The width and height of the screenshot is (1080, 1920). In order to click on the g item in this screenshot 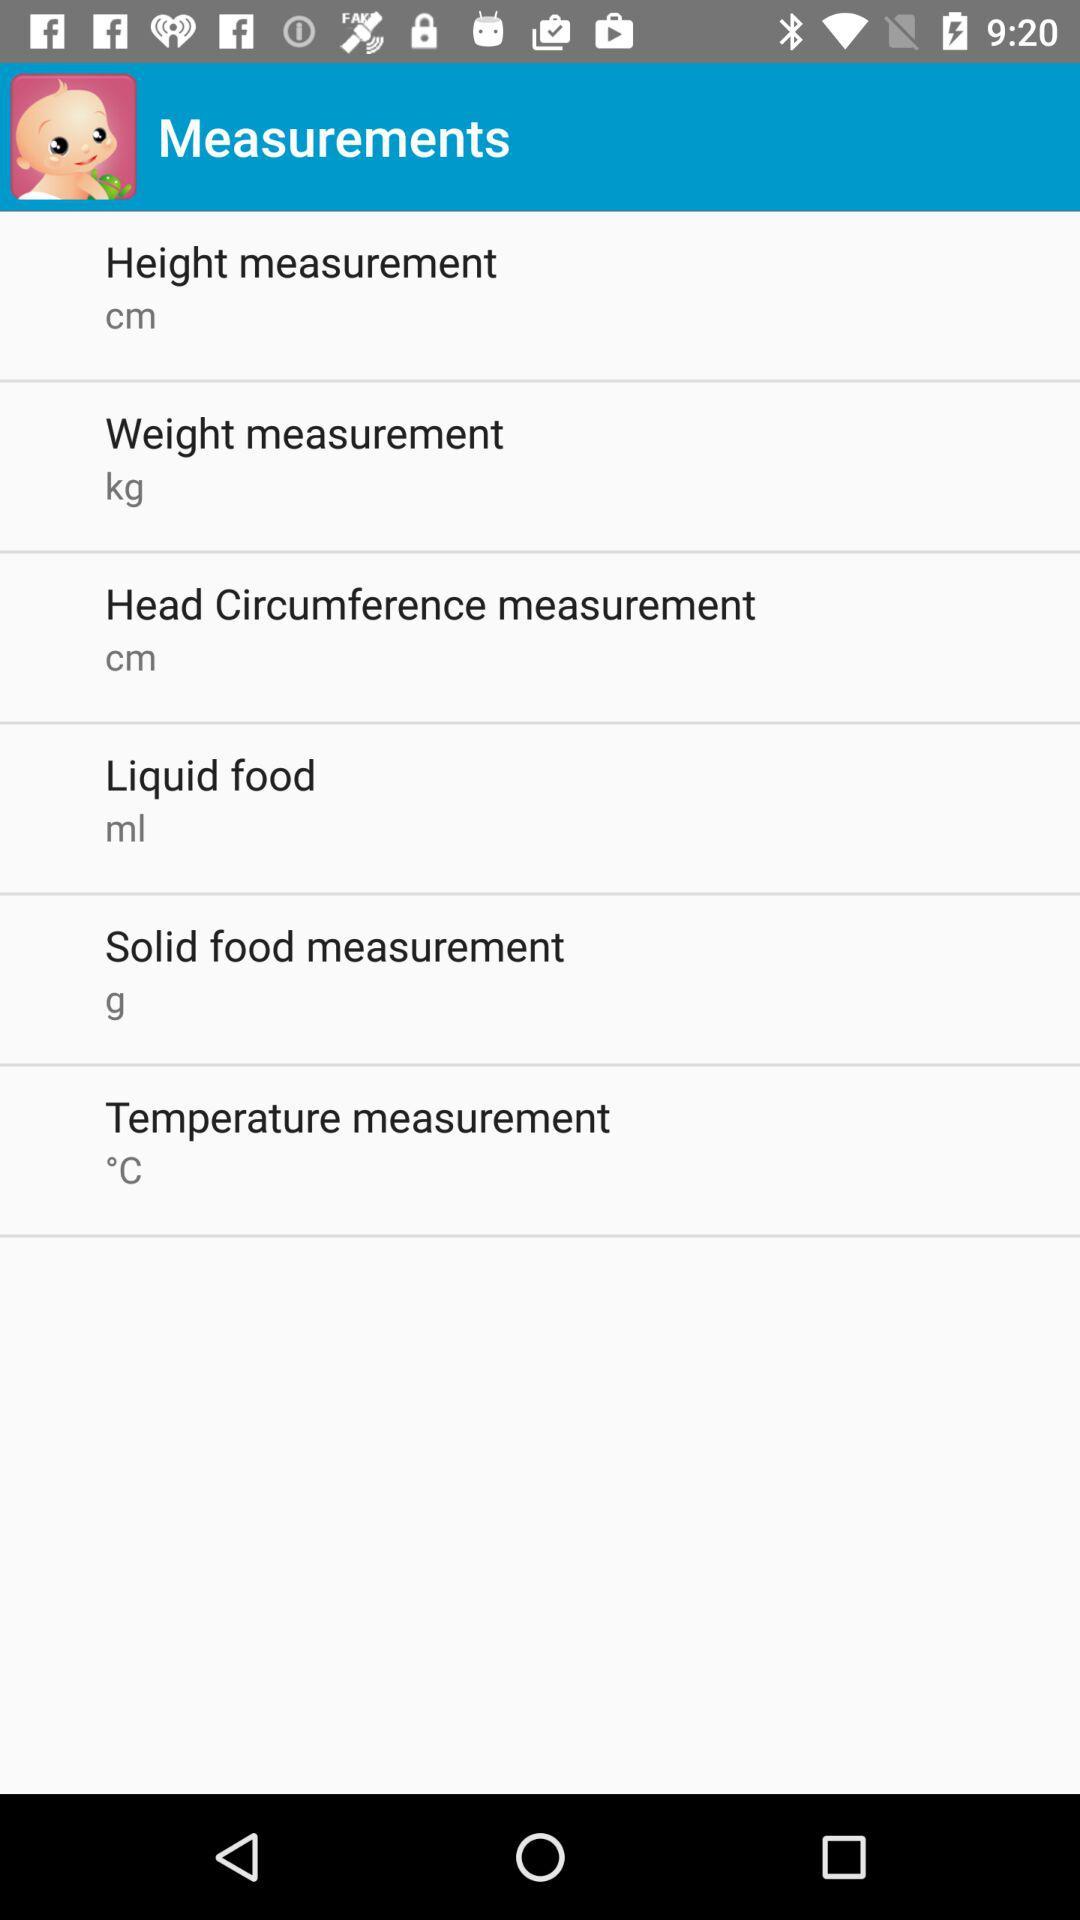, I will do `click(591, 998)`.